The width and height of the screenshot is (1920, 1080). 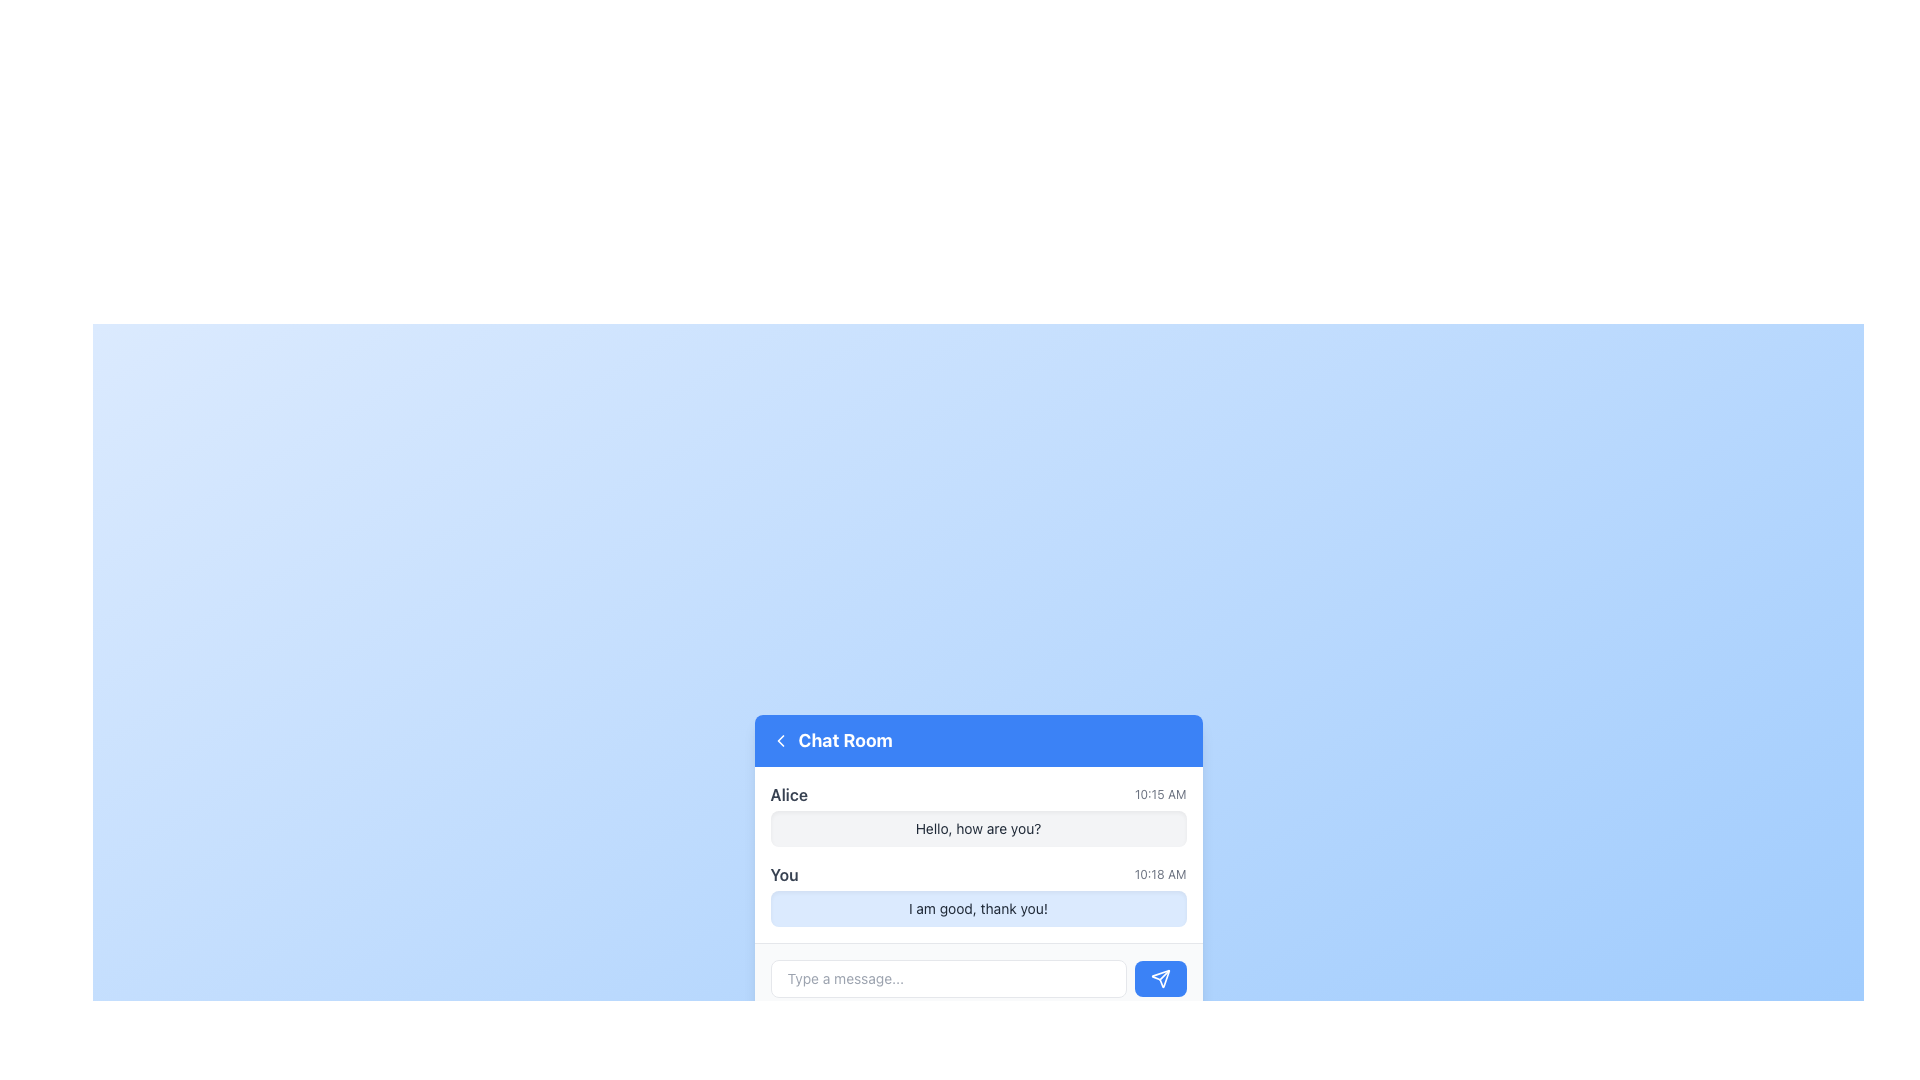 What do you see at coordinates (1160, 793) in the screenshot?
I see `the timestamp label displaying '10:15 AM' in gray color, located adjacent to the sender's name 'Alice' in the chat interface` at bounding box center [1160, 793].